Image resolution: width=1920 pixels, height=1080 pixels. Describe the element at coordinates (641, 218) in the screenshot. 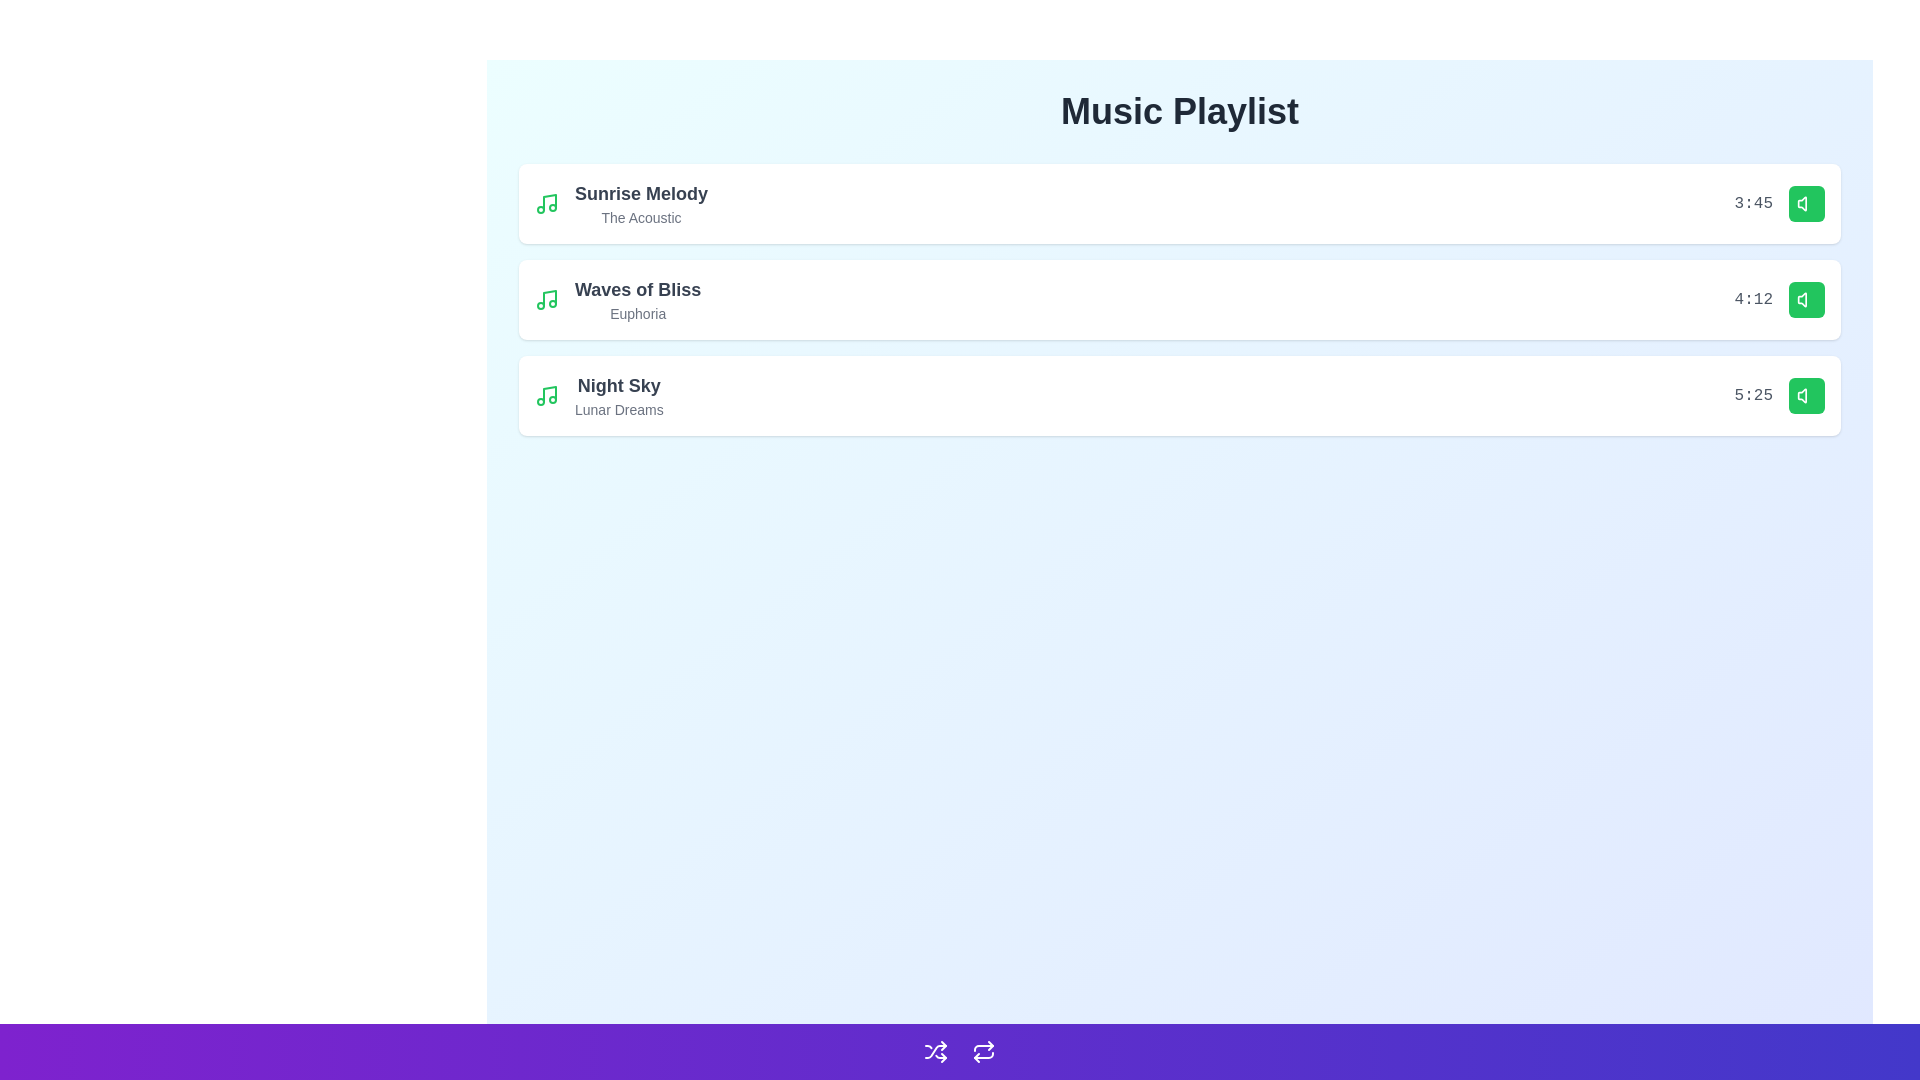

I see `the descriptive subtitle text label located underneath 'Sunrise Melody' within the 'Music Playlist' section` at that location.